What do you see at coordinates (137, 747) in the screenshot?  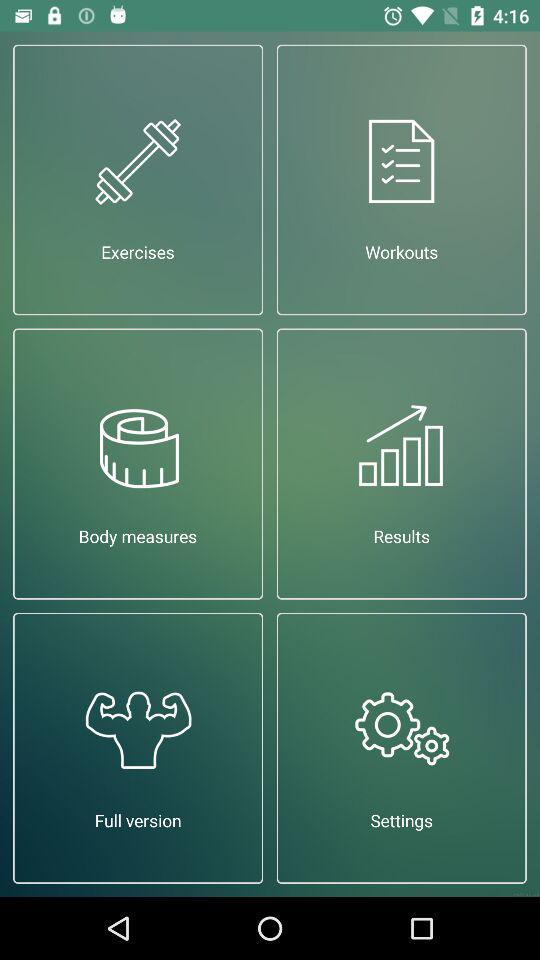 I see `the full version` at bounding box center [137, 747].